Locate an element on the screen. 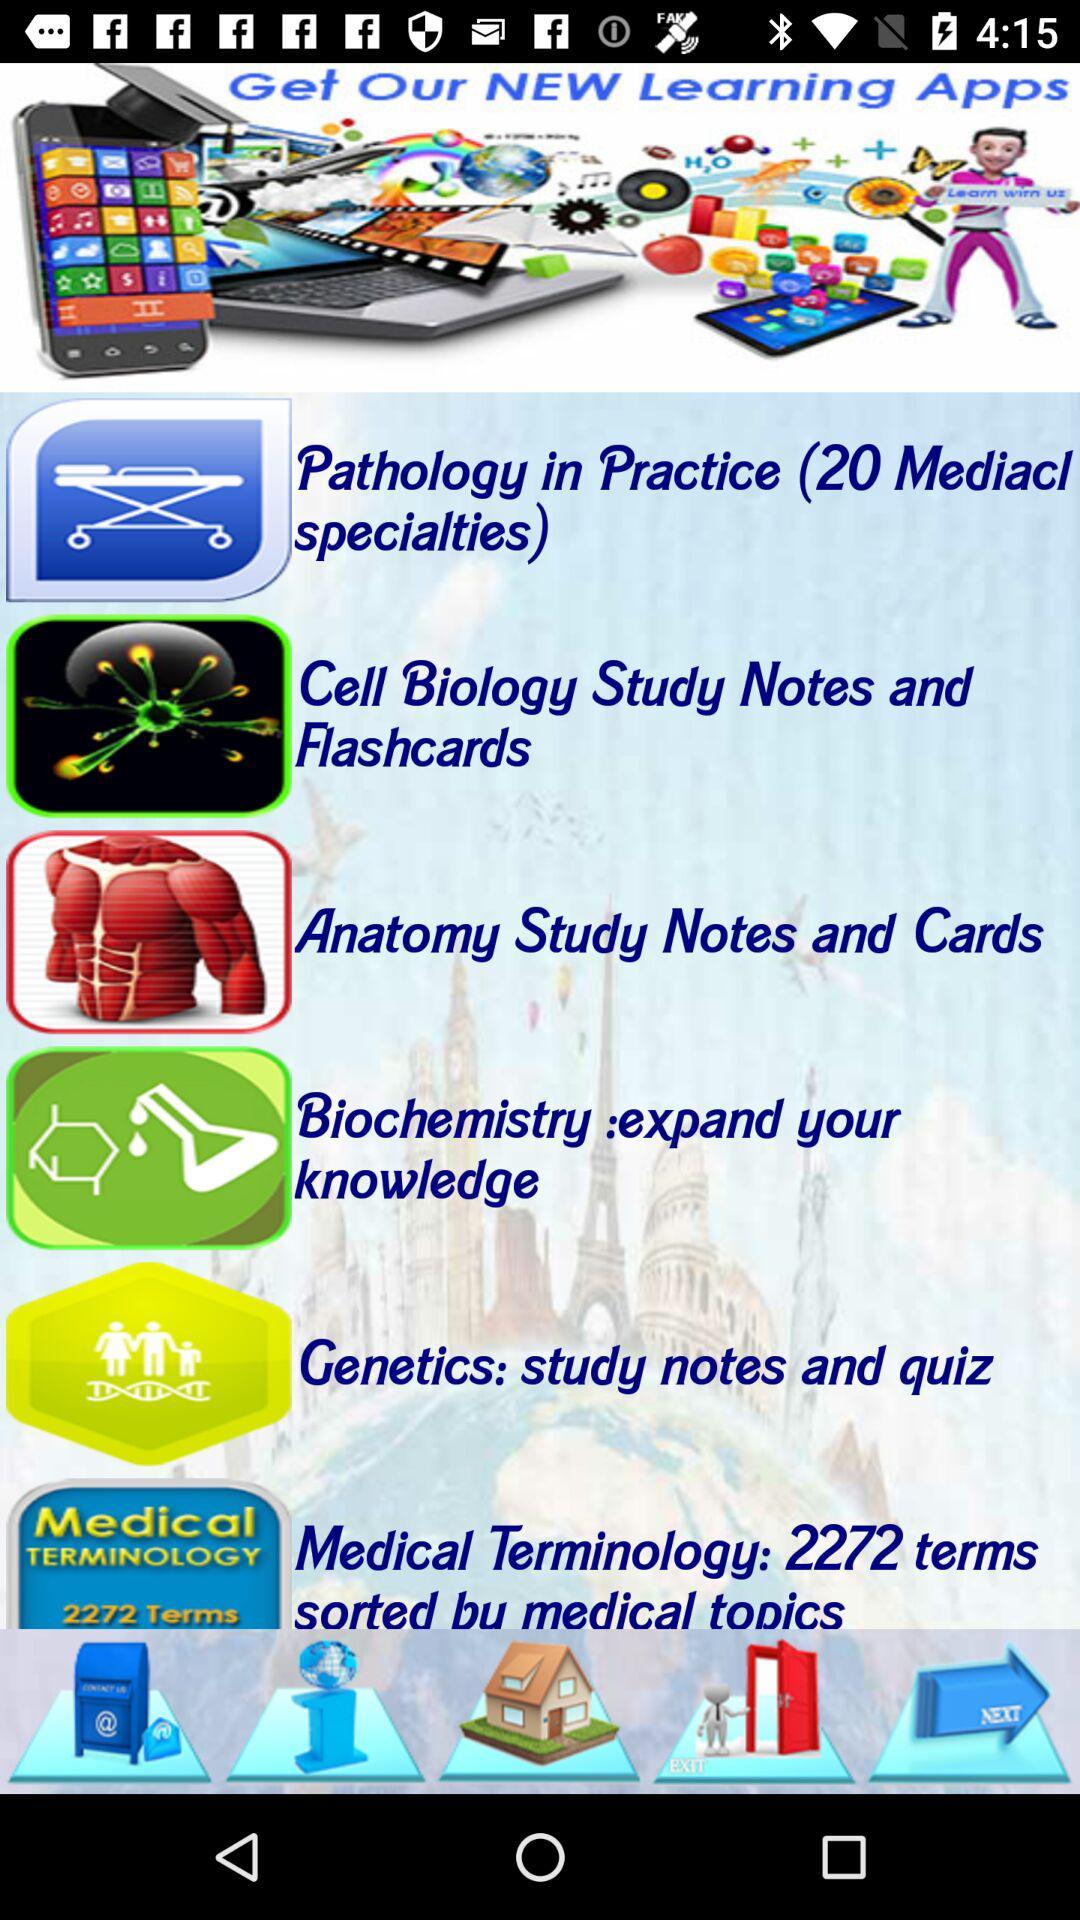  visit the item is located at coordinates (147, 1363).